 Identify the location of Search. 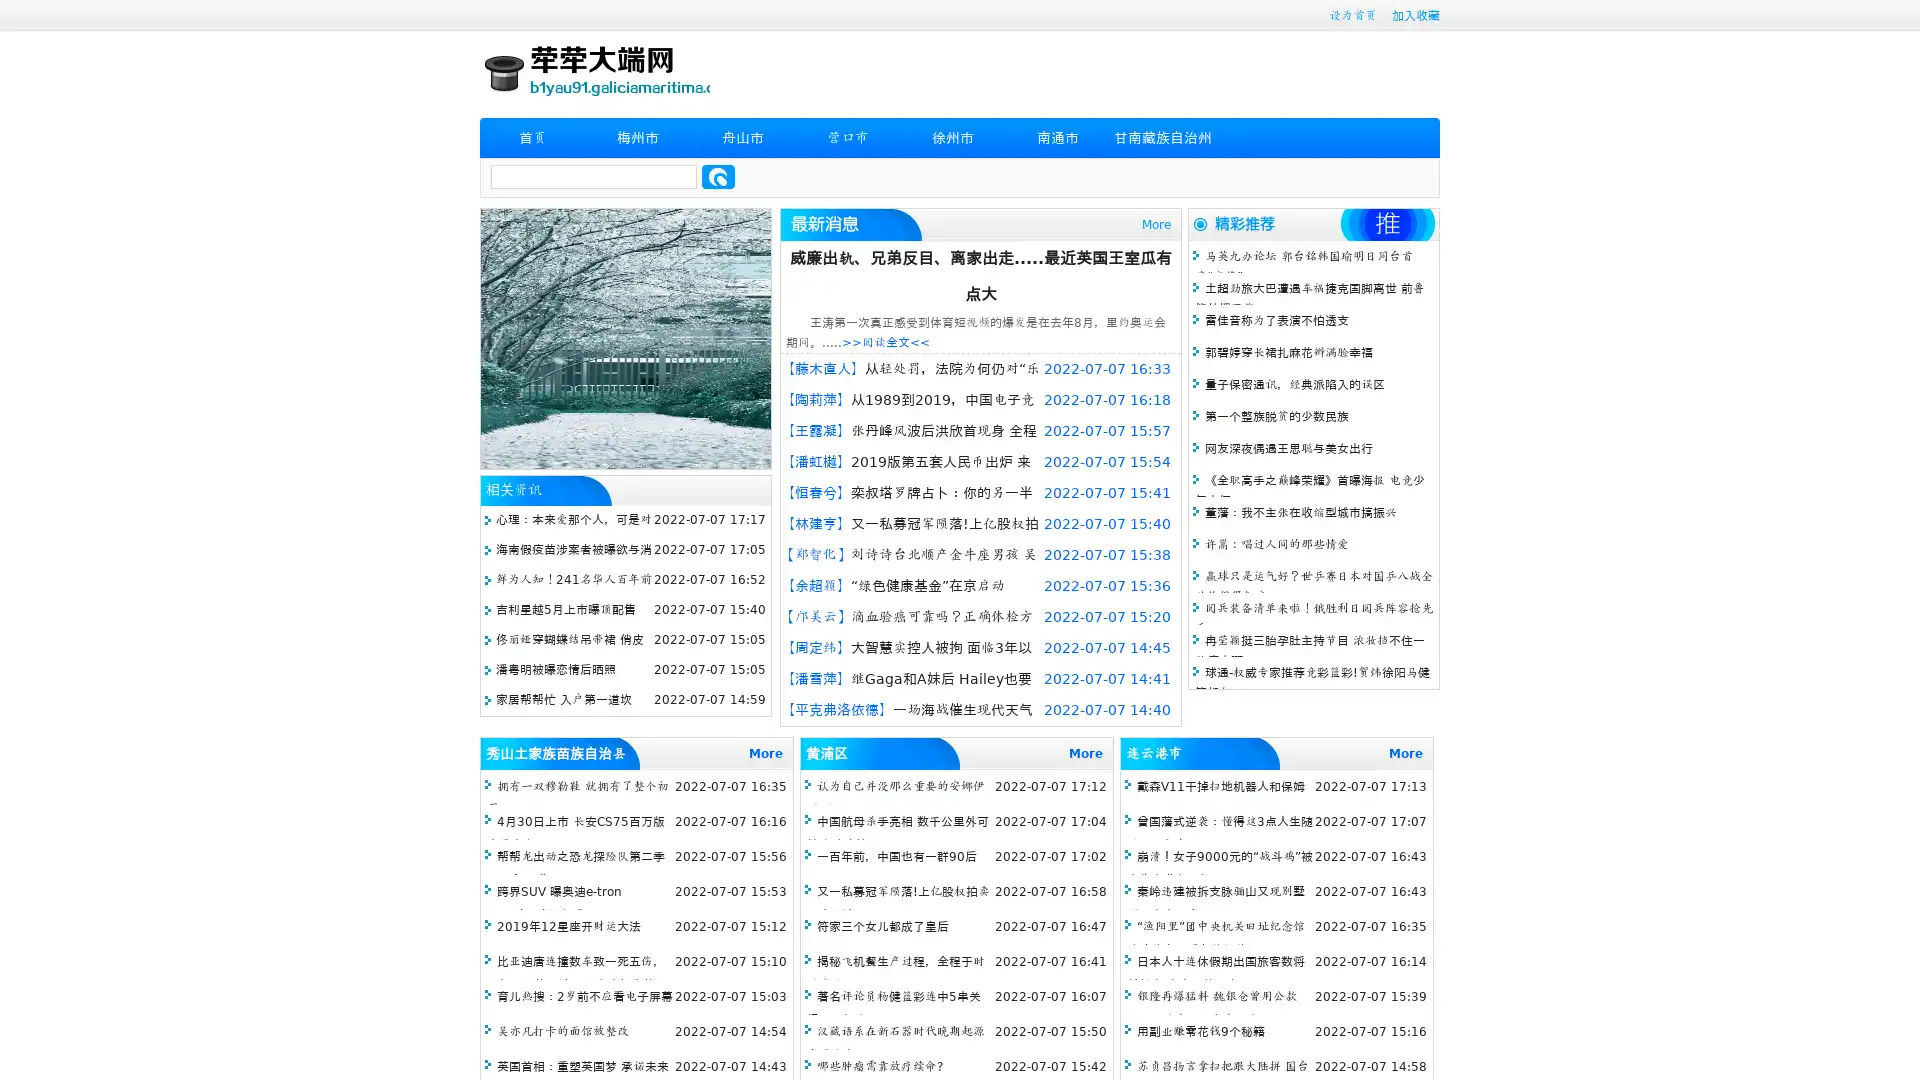
(718, 176).